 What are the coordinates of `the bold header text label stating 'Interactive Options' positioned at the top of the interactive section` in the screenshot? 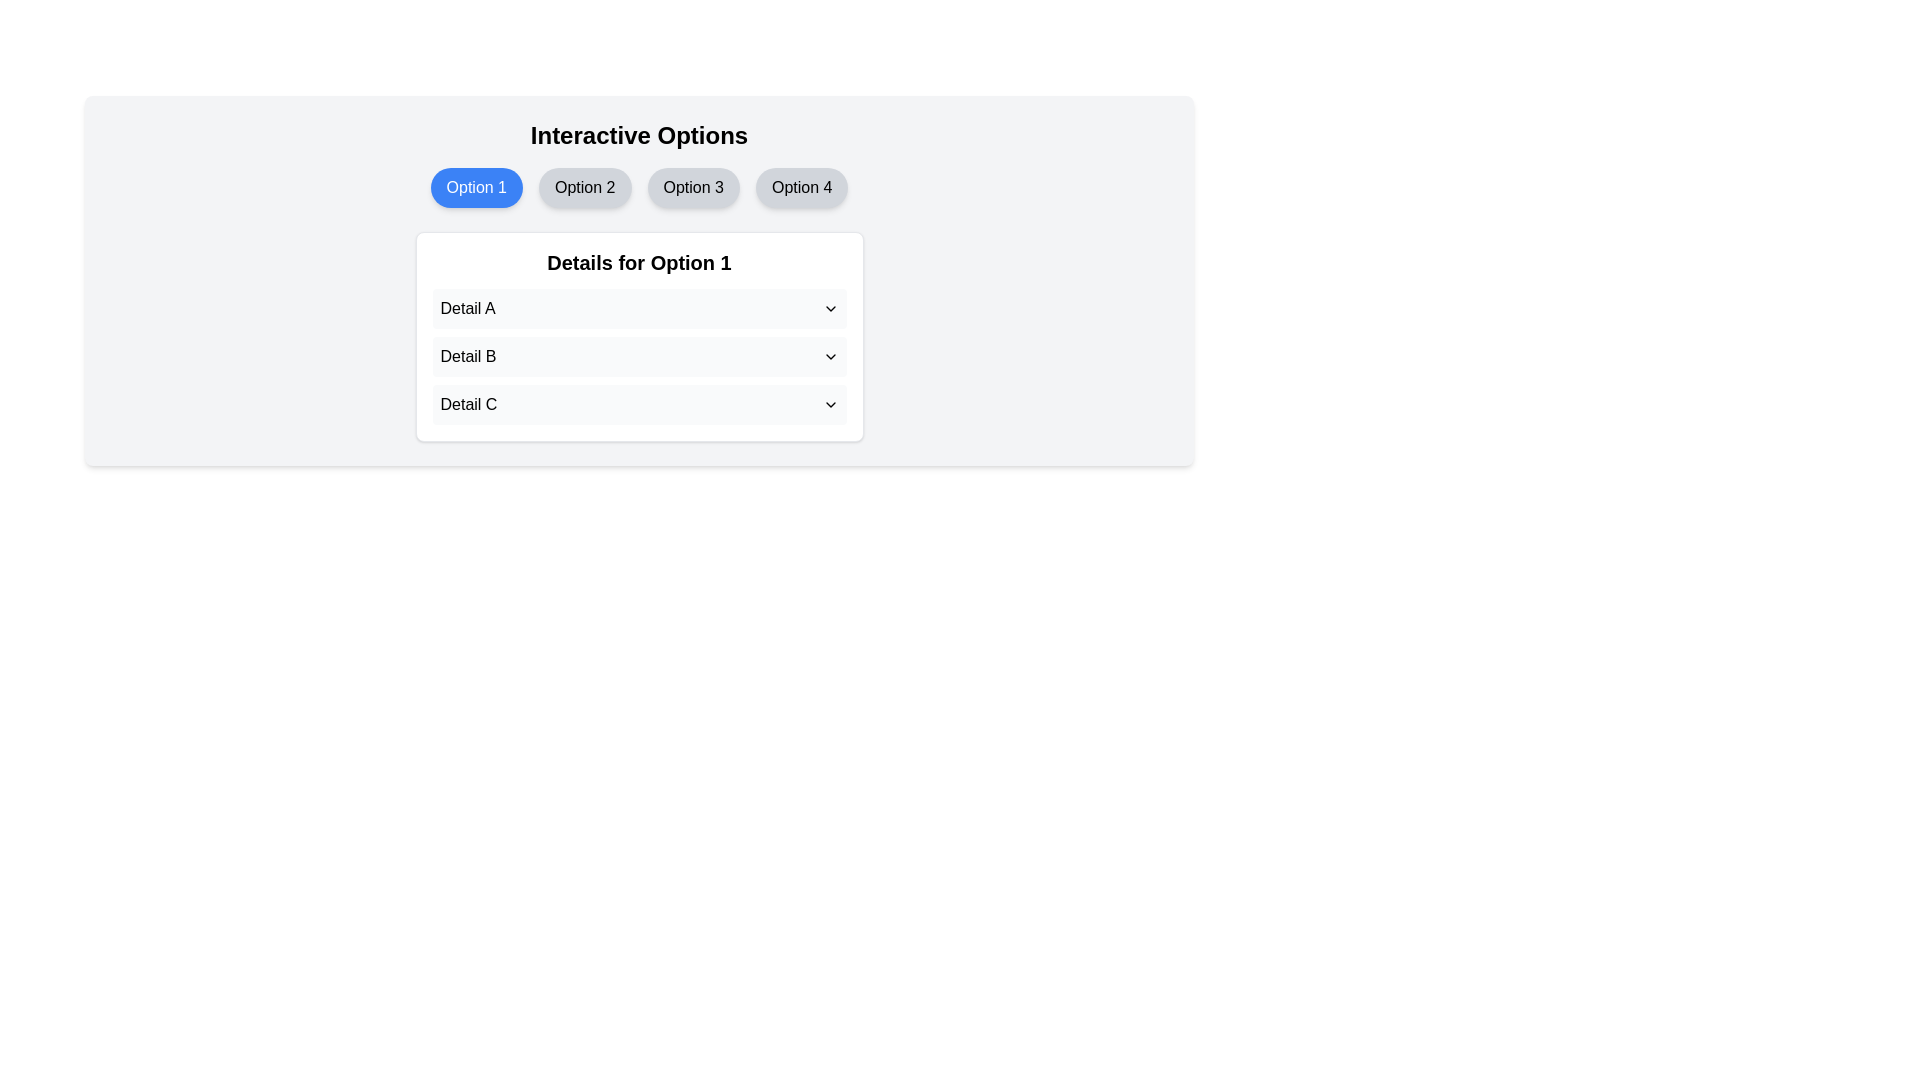 It's located at (638, 135).